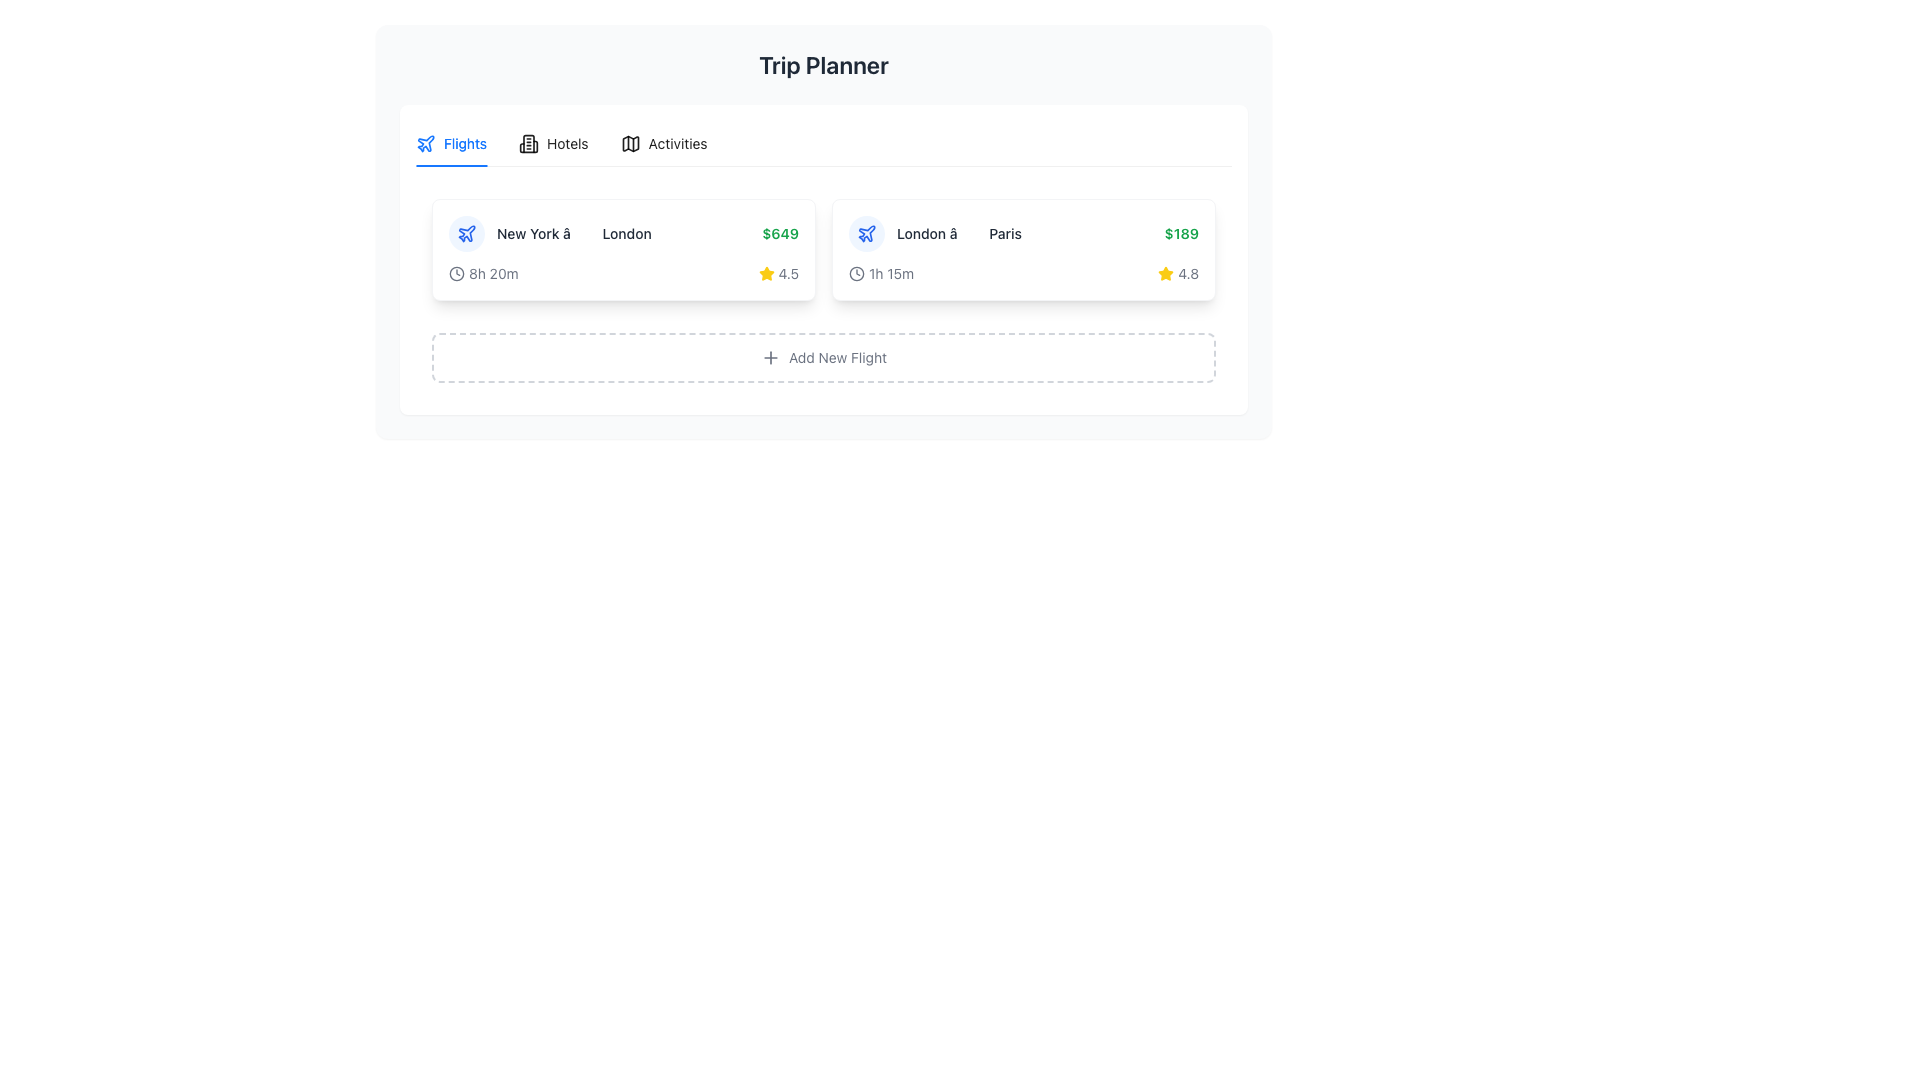 The image size is (1920, 1080). What do you see at coordinates (425, 142) in the screenshot?
I see `the 'Flights' icon located on the left side of the navigation menu at the top of the flight planning interface` at bounding box center [425, 142].